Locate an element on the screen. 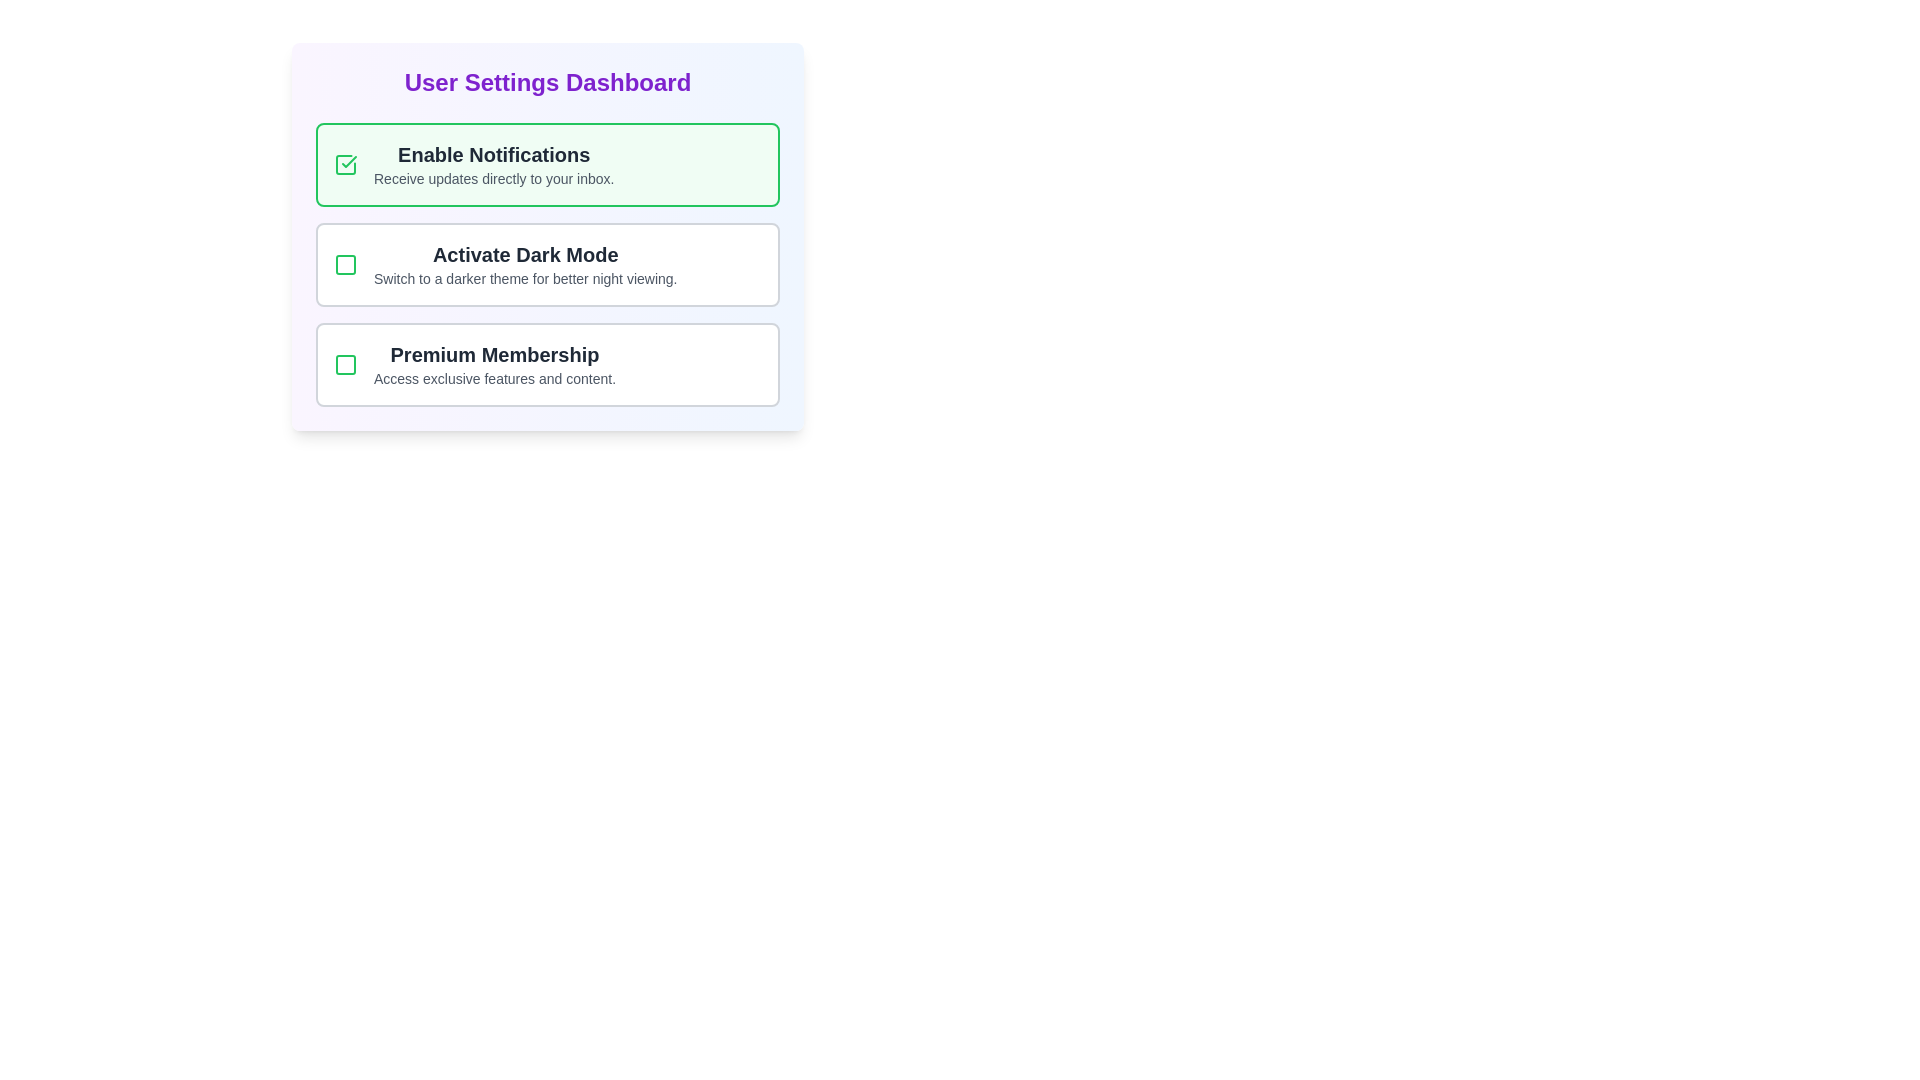 This screenshot has height=1080, width=1920. the 'Enable Notifications' text label, which is styled in bold and larger font, located at the top of the settings list within a green-bordered section is located at coordinates (494, 153).